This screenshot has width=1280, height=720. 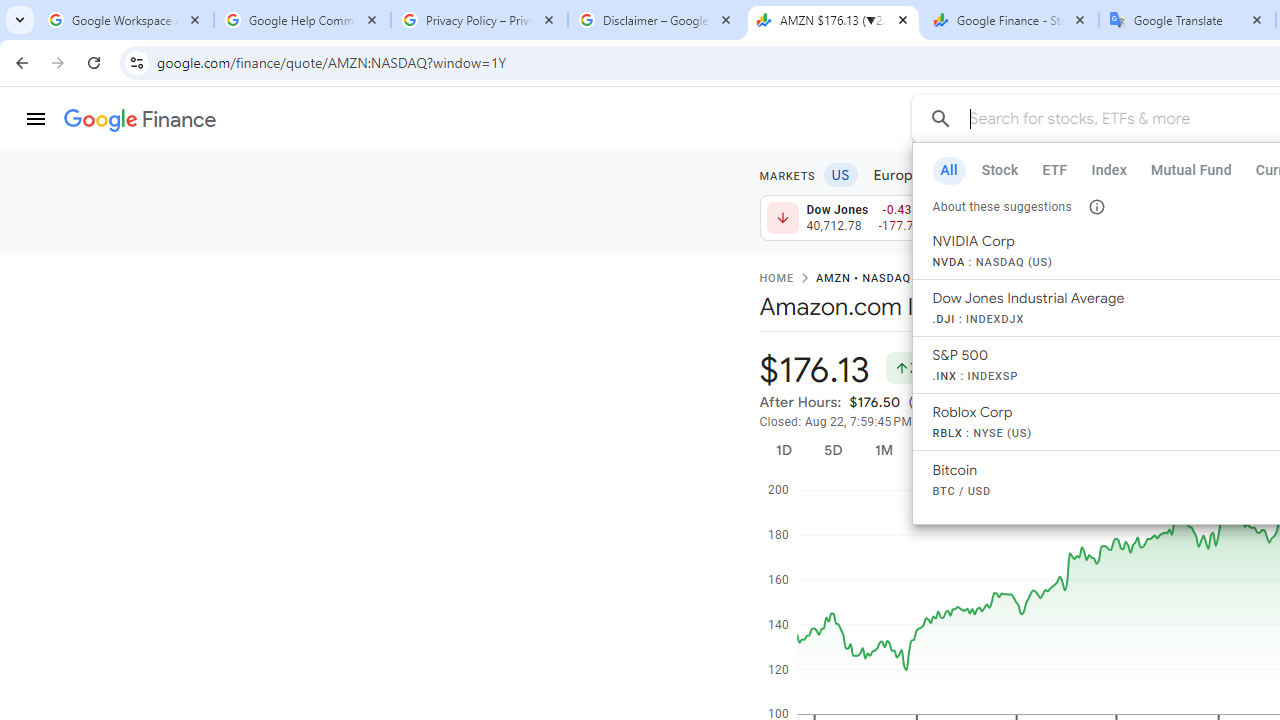 I want to click on 'About these suggestions', so click(x=1095, y=206).